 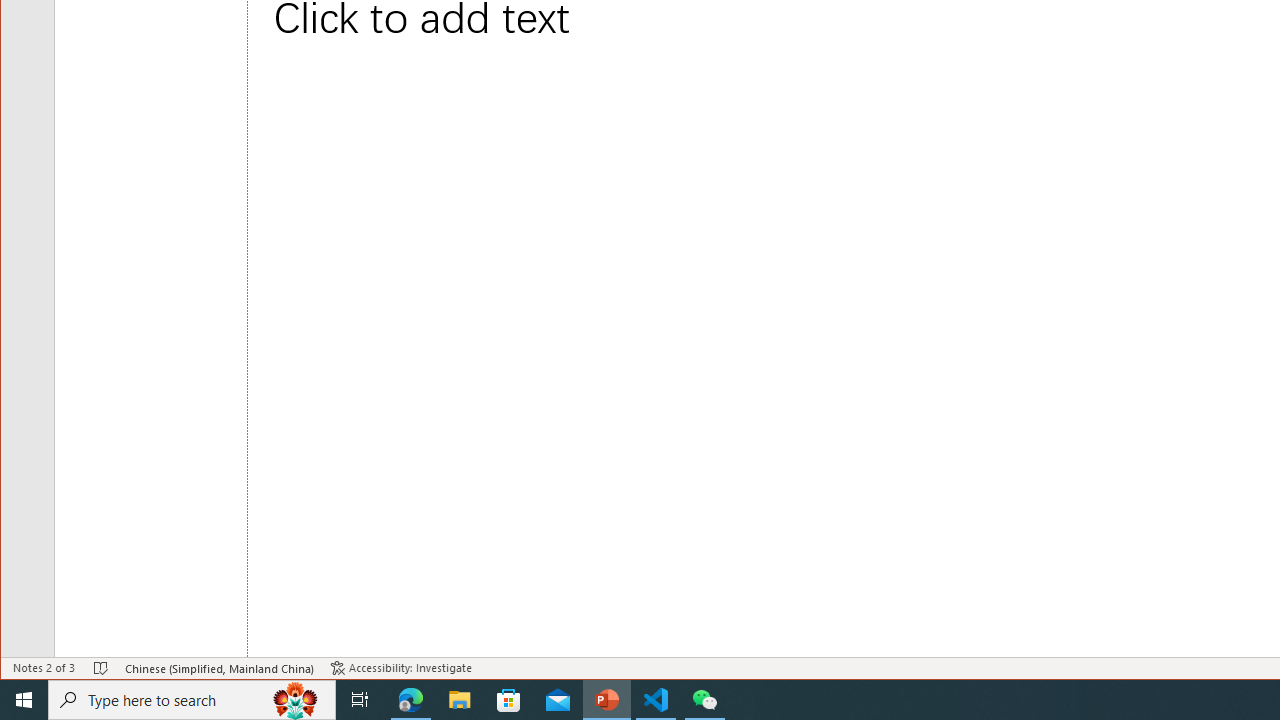 I want to click on 'Microsoft Edge - 1 running window', so click(x=410, y=698).